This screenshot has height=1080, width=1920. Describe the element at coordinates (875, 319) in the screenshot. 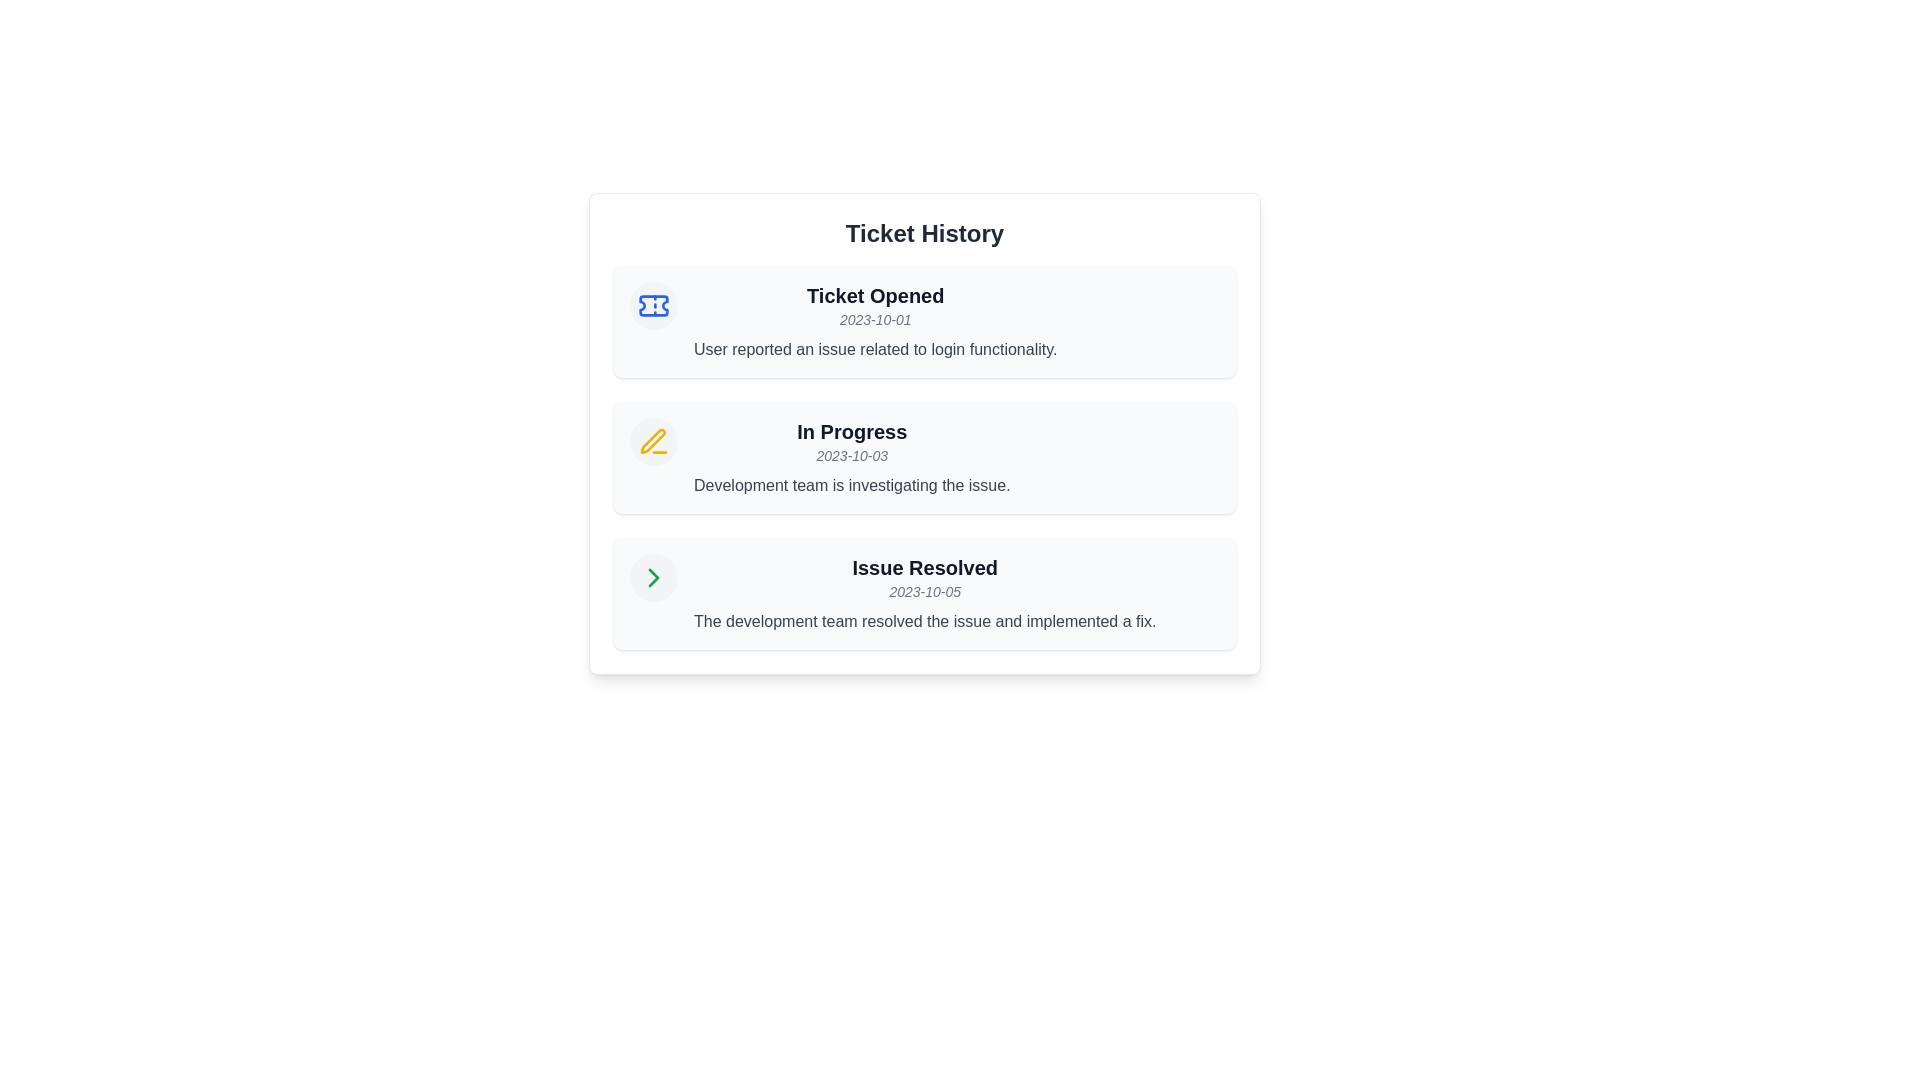

I see `the timestamp text indicating the date associated with the ticket creation event, located below the 'Ticket Opened' heading in the 'Ticket History' interface` at that location.